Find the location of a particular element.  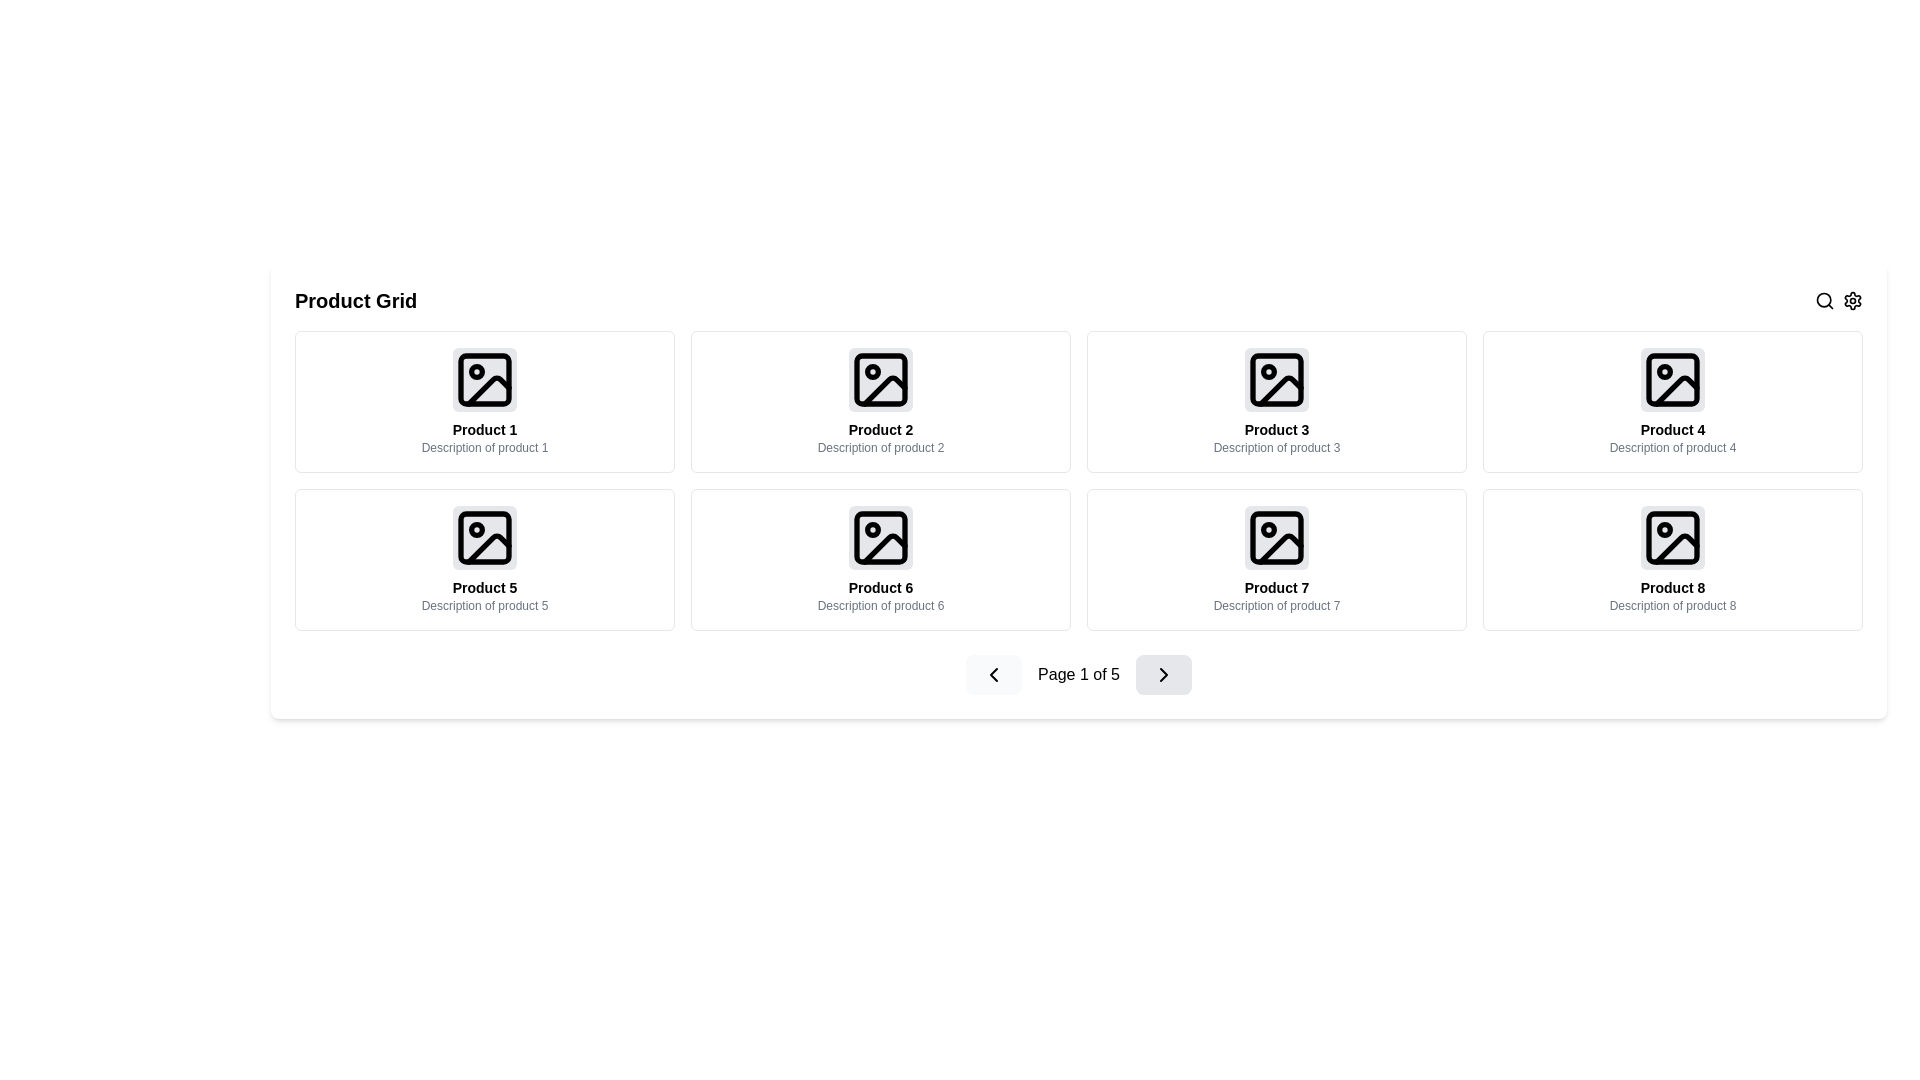

the text label element that displays 'Product 1', which is styled in bold, black text and positioned above the product description is located at coordinates (484, 428).